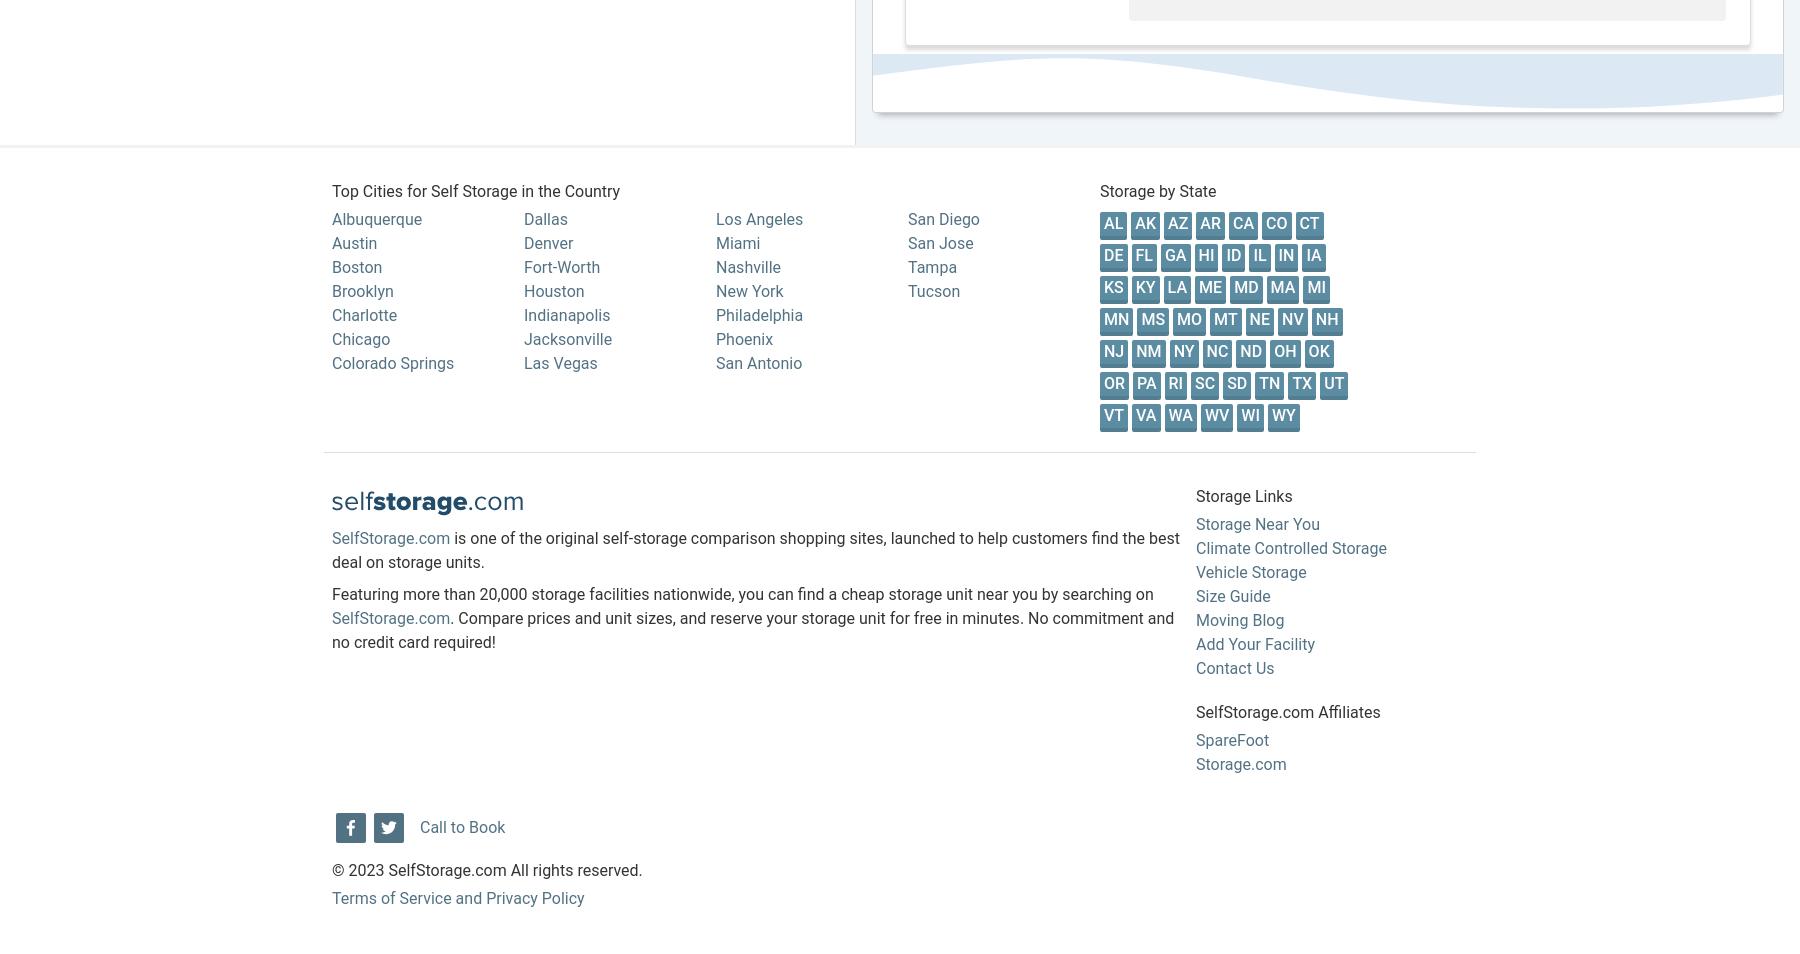 The height and width of the screenshot is (954, 1800). What do you see at coordinates (1215, 350) in the screenshot?
I see `'NC'` at bounding box center [1215, 350].